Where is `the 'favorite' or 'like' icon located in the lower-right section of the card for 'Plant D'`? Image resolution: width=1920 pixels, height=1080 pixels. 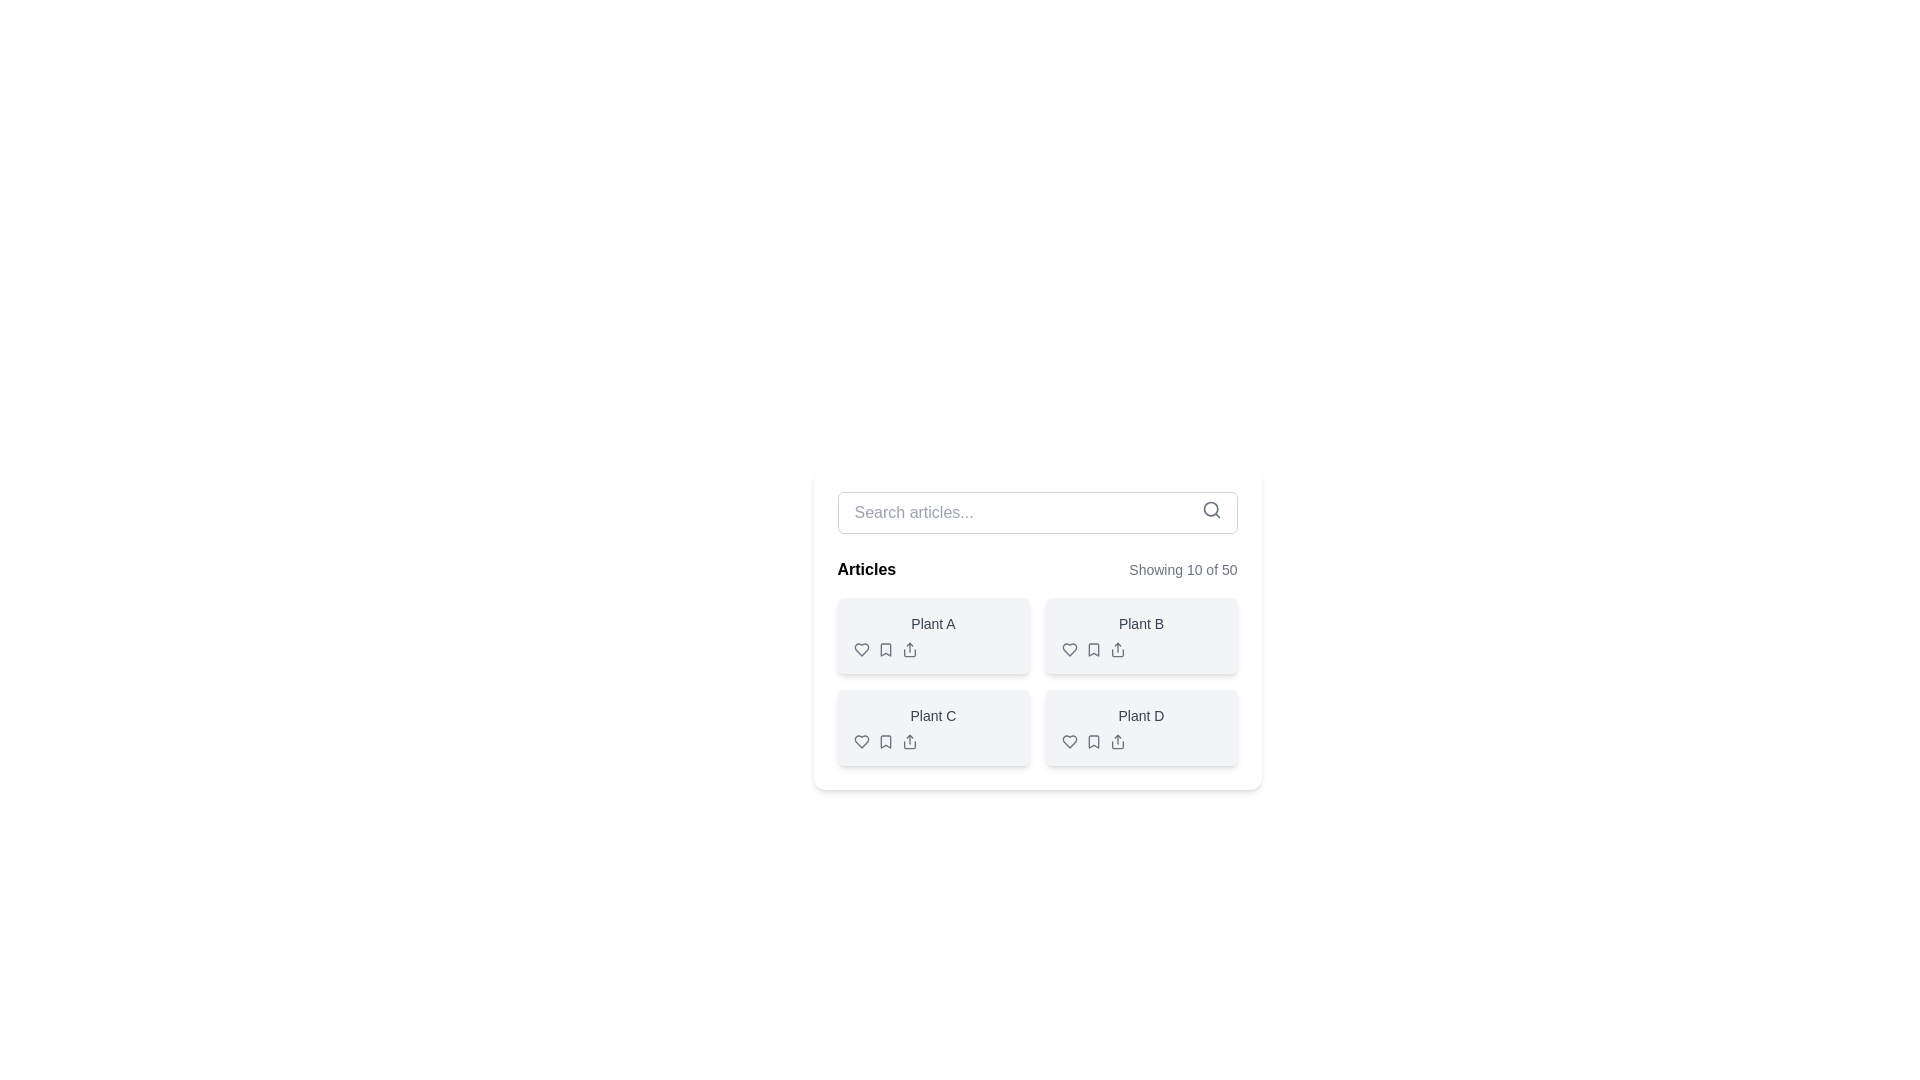
the 'favorite' or 'like' icon located in the lower-right section of the card for 'Plant D' is located at coordinates (1068, 741).